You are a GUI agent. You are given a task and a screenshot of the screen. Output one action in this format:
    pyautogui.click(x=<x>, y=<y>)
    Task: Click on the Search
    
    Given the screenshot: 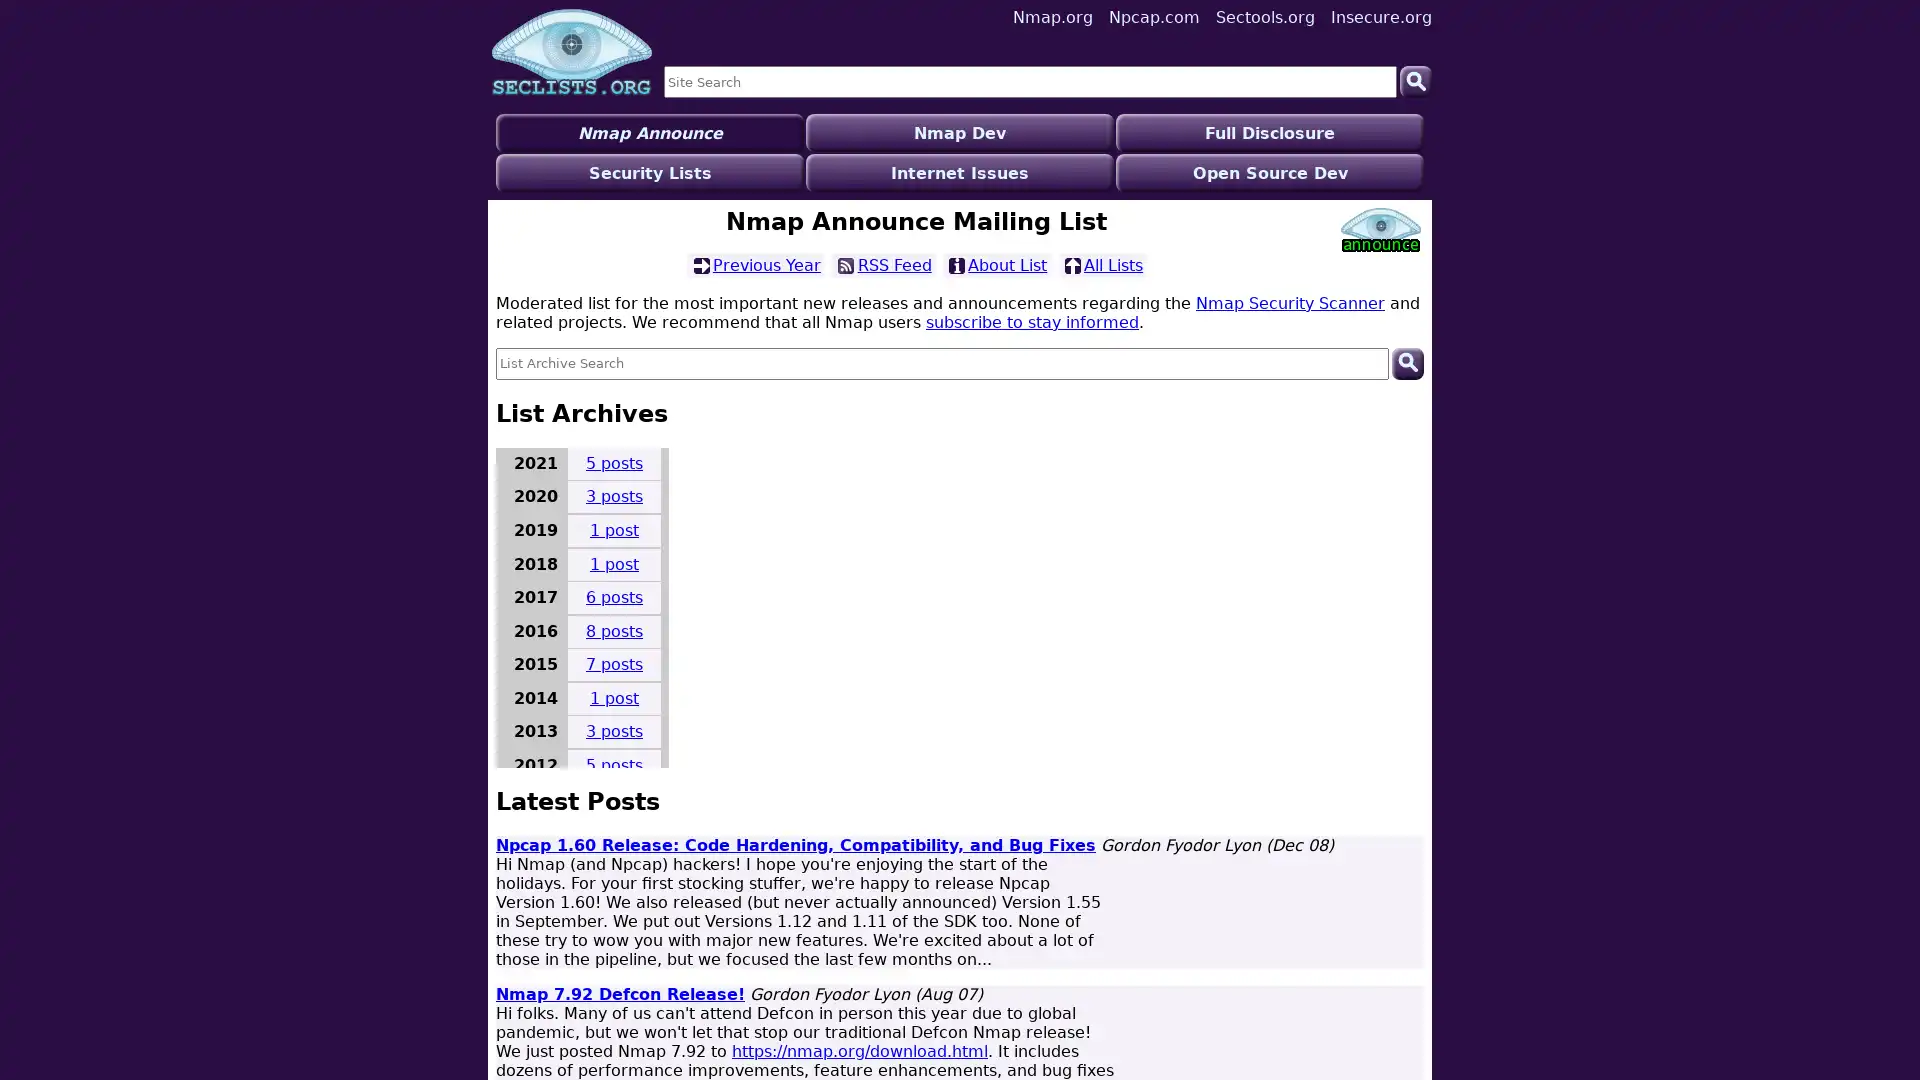 What is the action you would take?
    pyautogui.click(x=1415, y=80)
    